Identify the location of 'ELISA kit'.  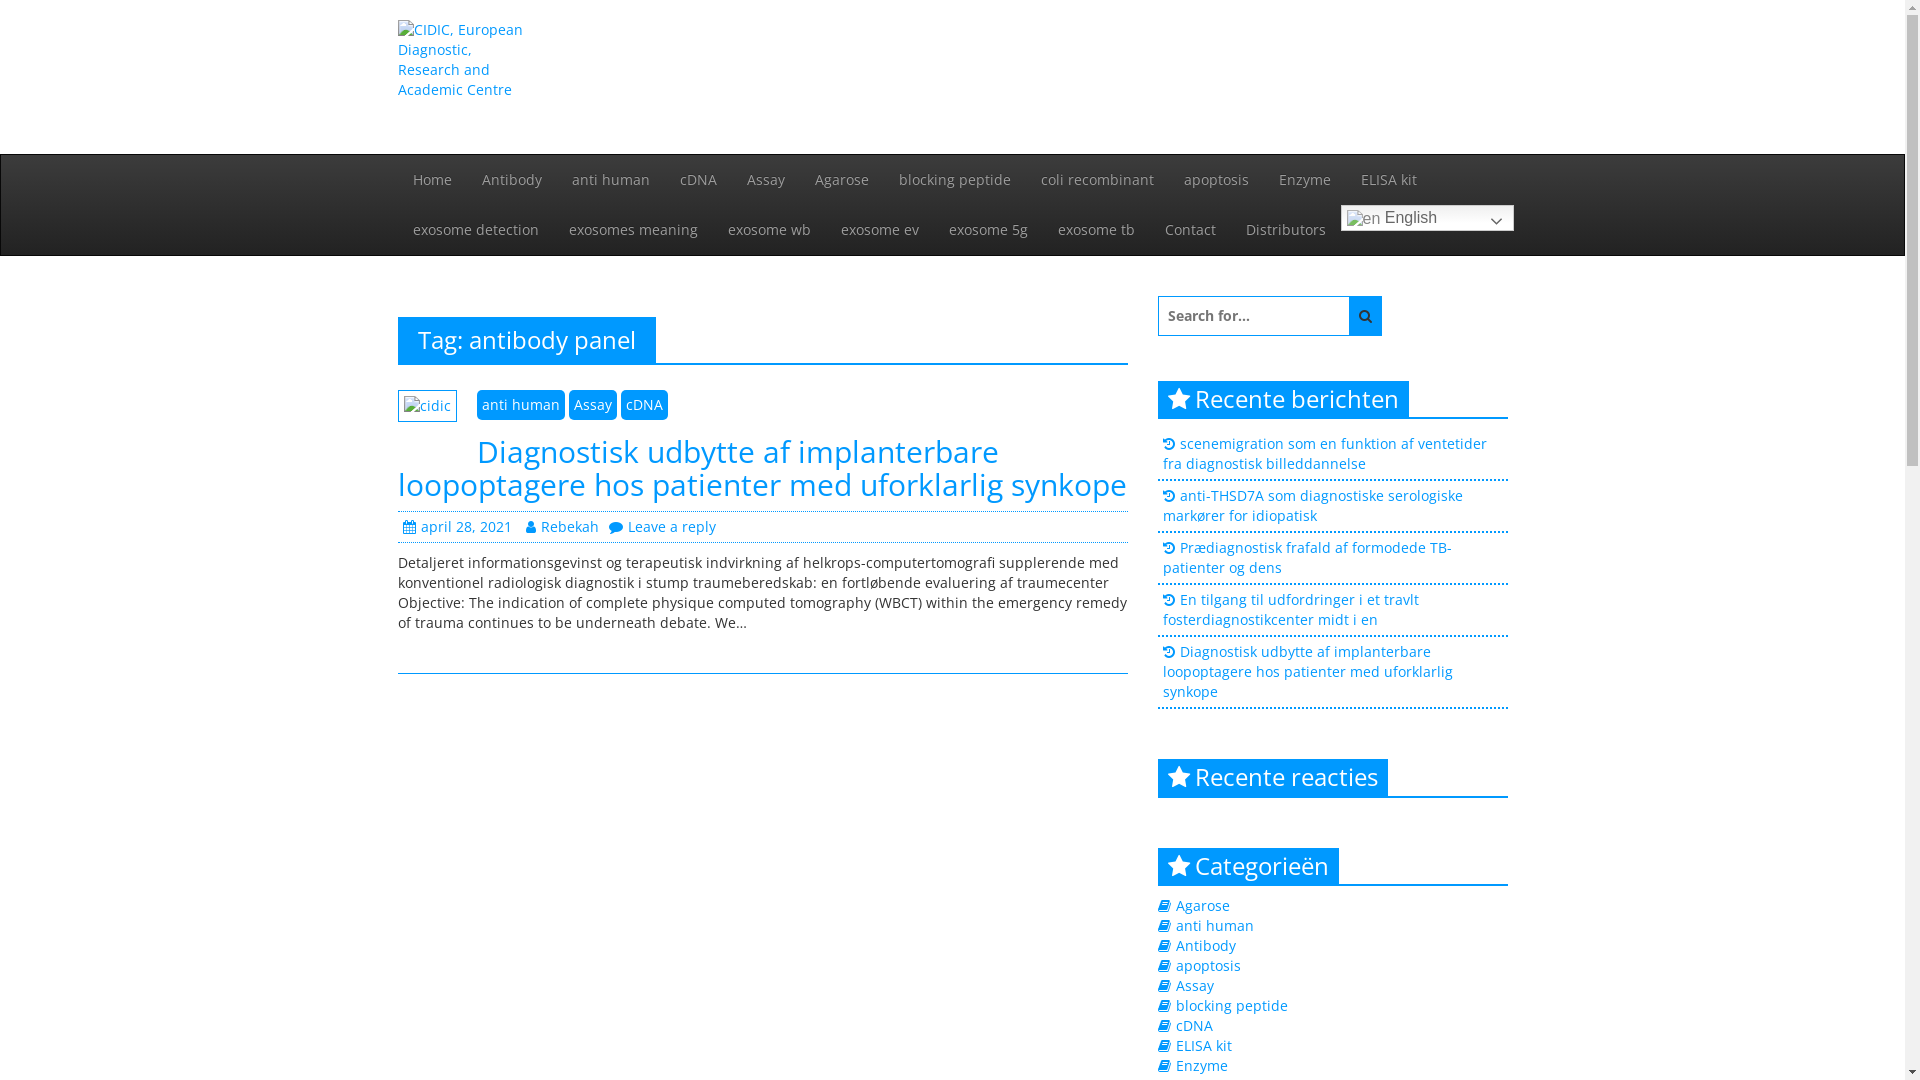
(1203, 1044).